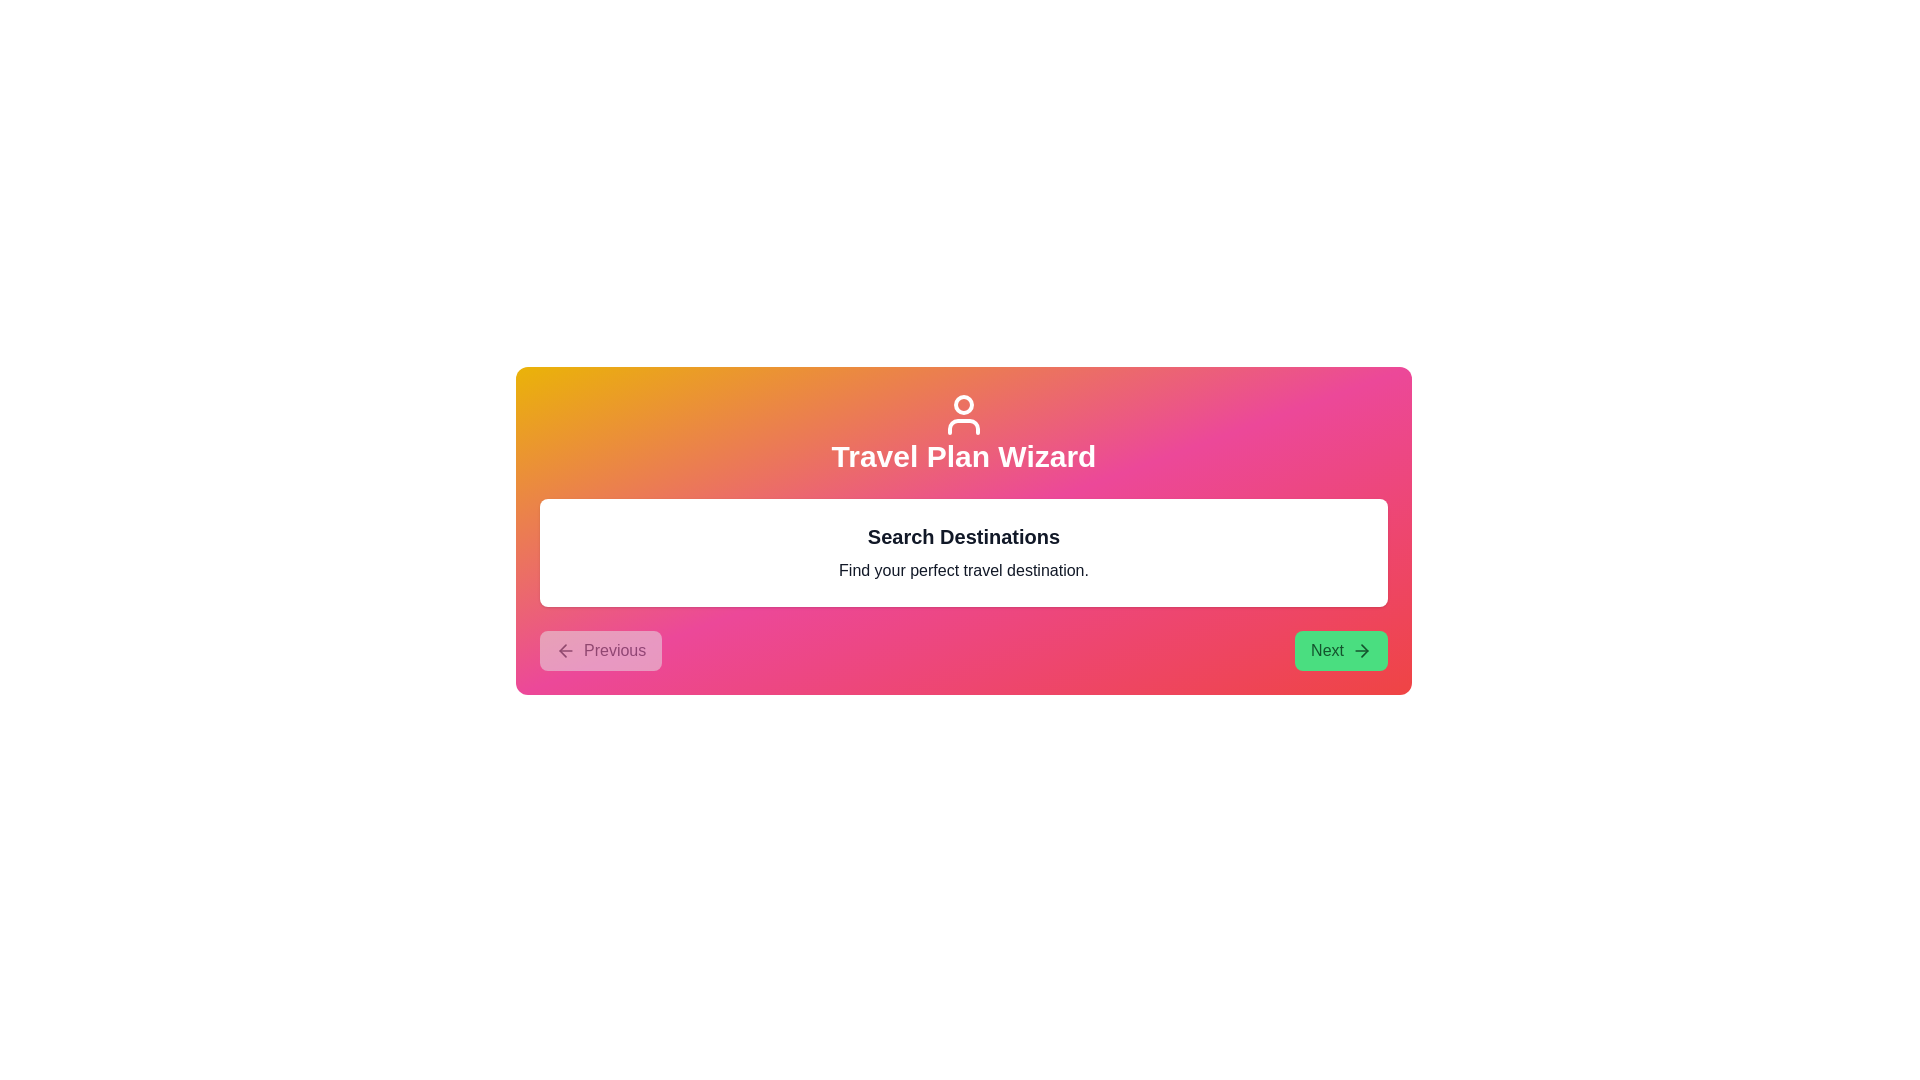 This screenshot has width=1920, height=1080. I want to click on the 'Previous' button located at the bottom left corner of the navigation options area, so click(600, 651).